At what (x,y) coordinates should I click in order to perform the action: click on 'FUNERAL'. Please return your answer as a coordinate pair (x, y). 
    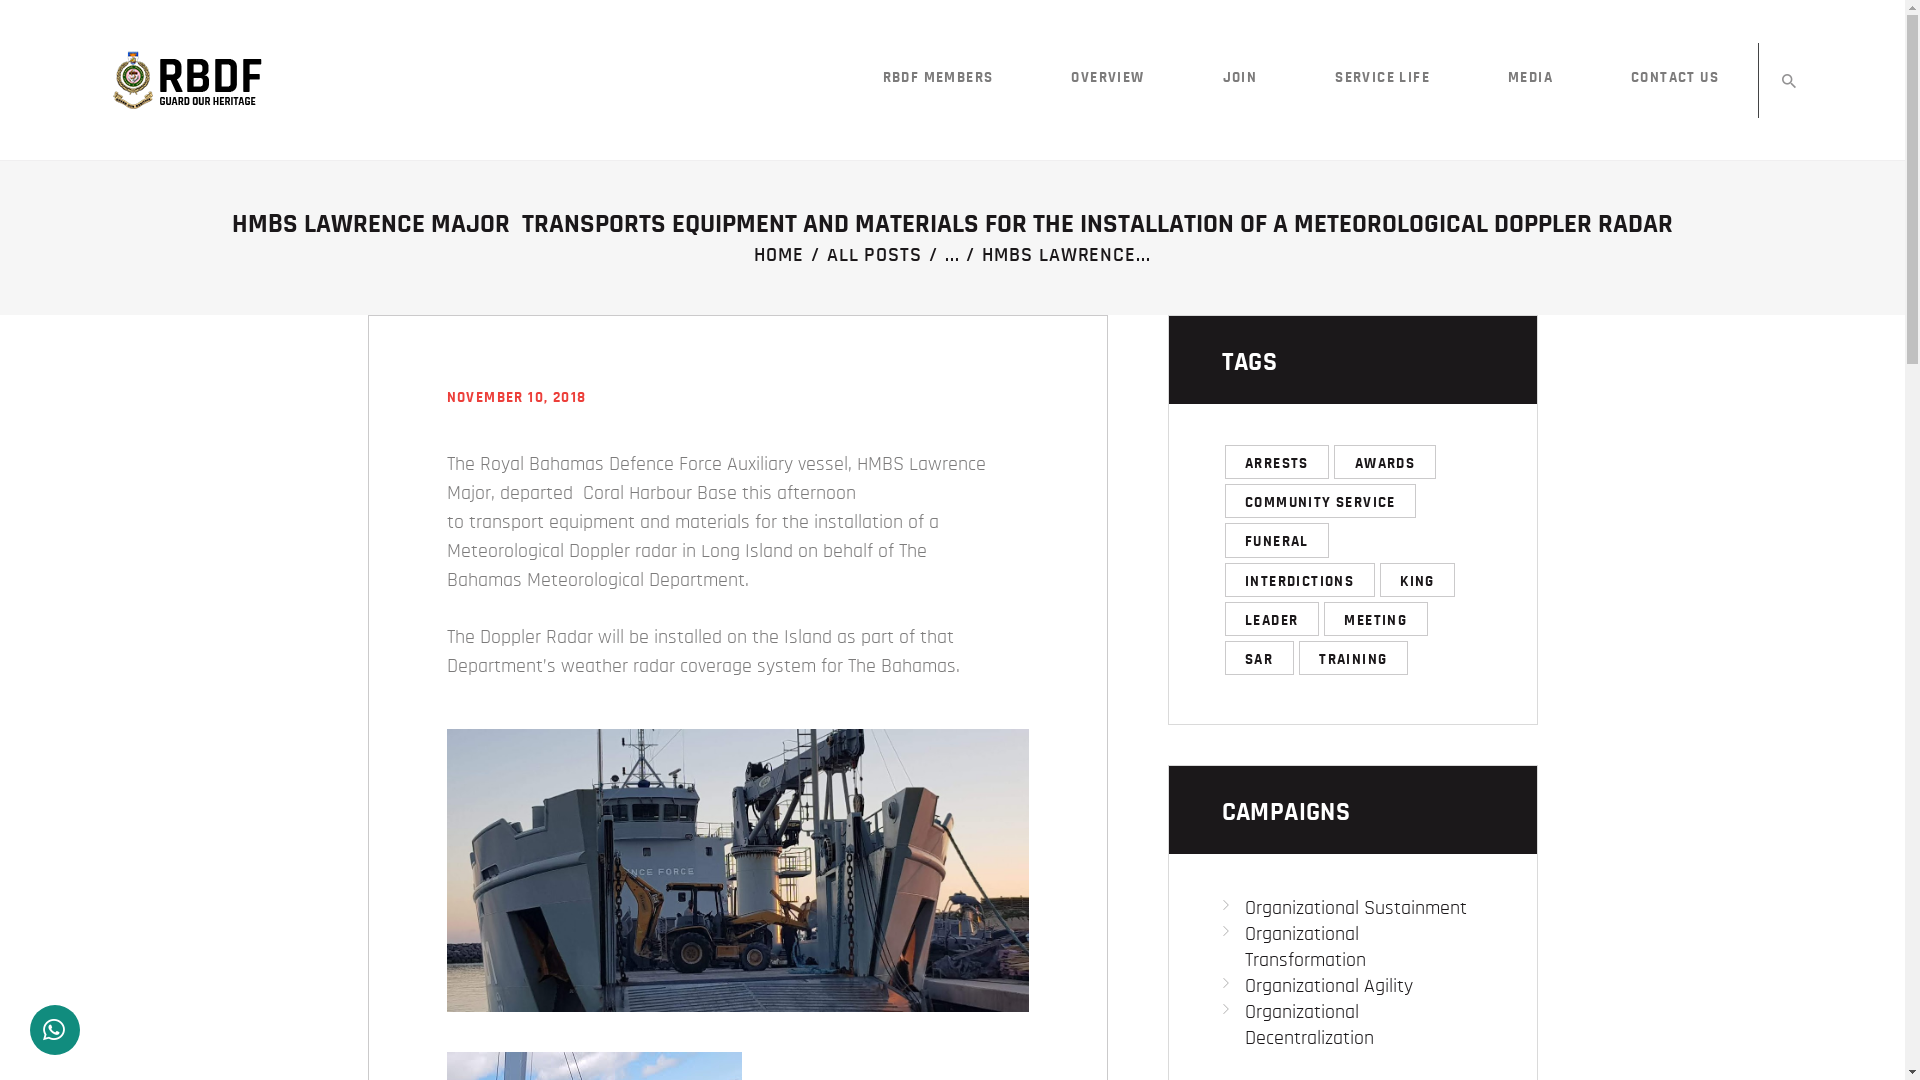
    Looking at the image, I should click on (1275, 540).